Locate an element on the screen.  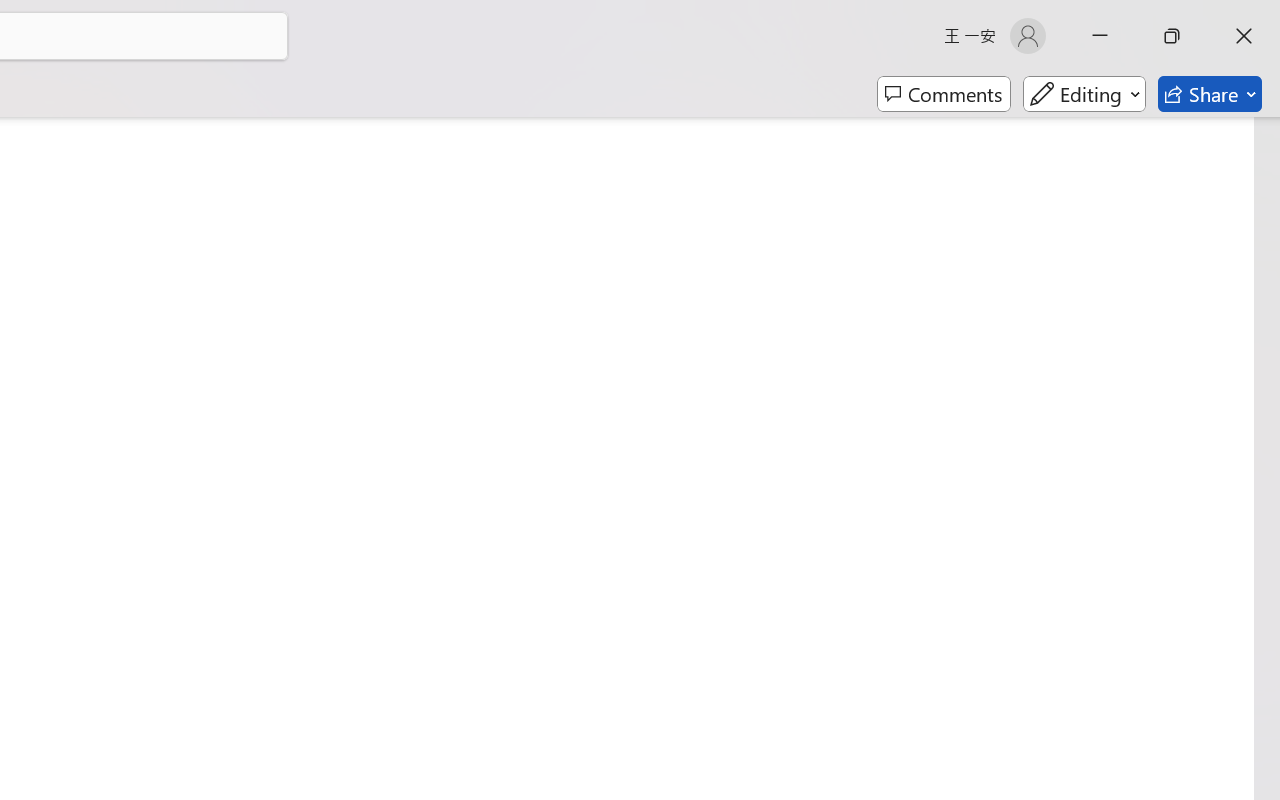
'Close' is located at coordinates (1243, 35).